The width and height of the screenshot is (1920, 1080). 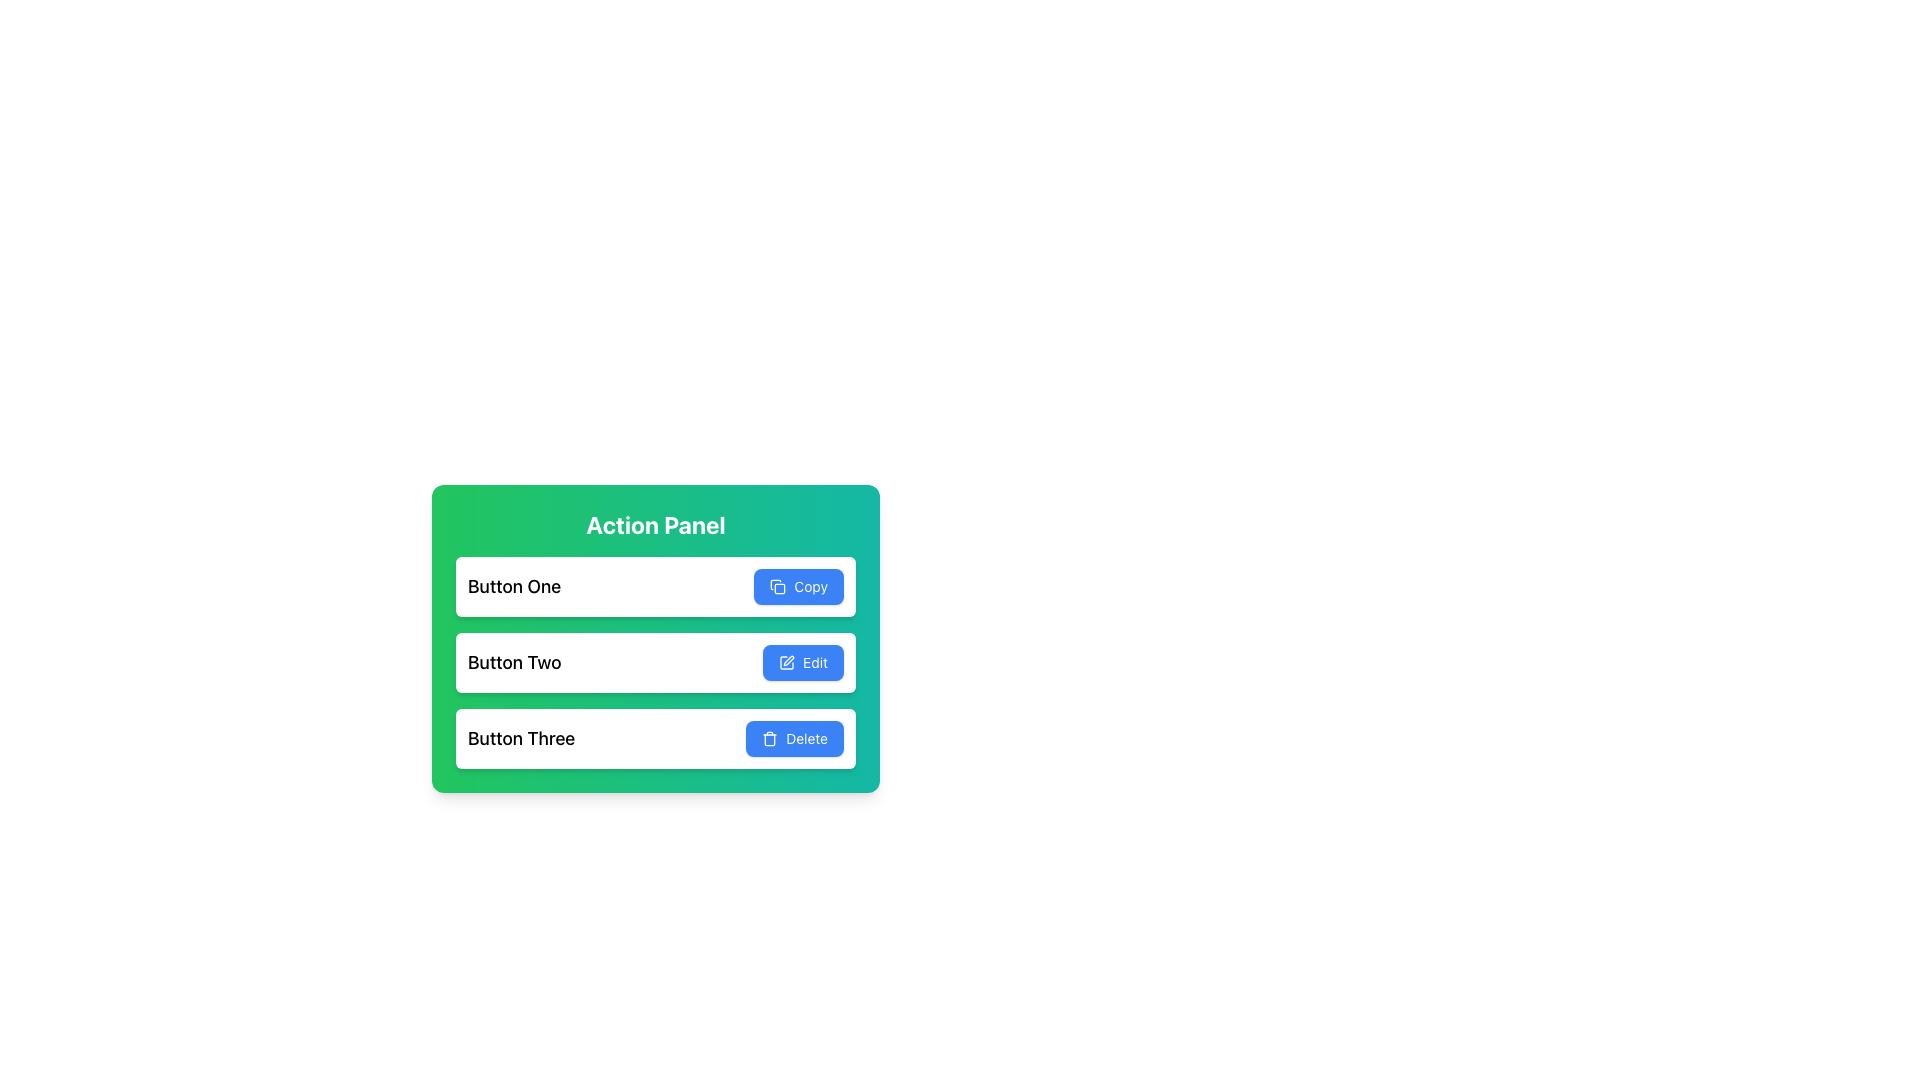 I want to click on the 'Delete' text label within the blue button, which is the third button in the vertical stack of action buttons in the green 'Action Panel', to invoke its delete action, so click(x=807, y=739).